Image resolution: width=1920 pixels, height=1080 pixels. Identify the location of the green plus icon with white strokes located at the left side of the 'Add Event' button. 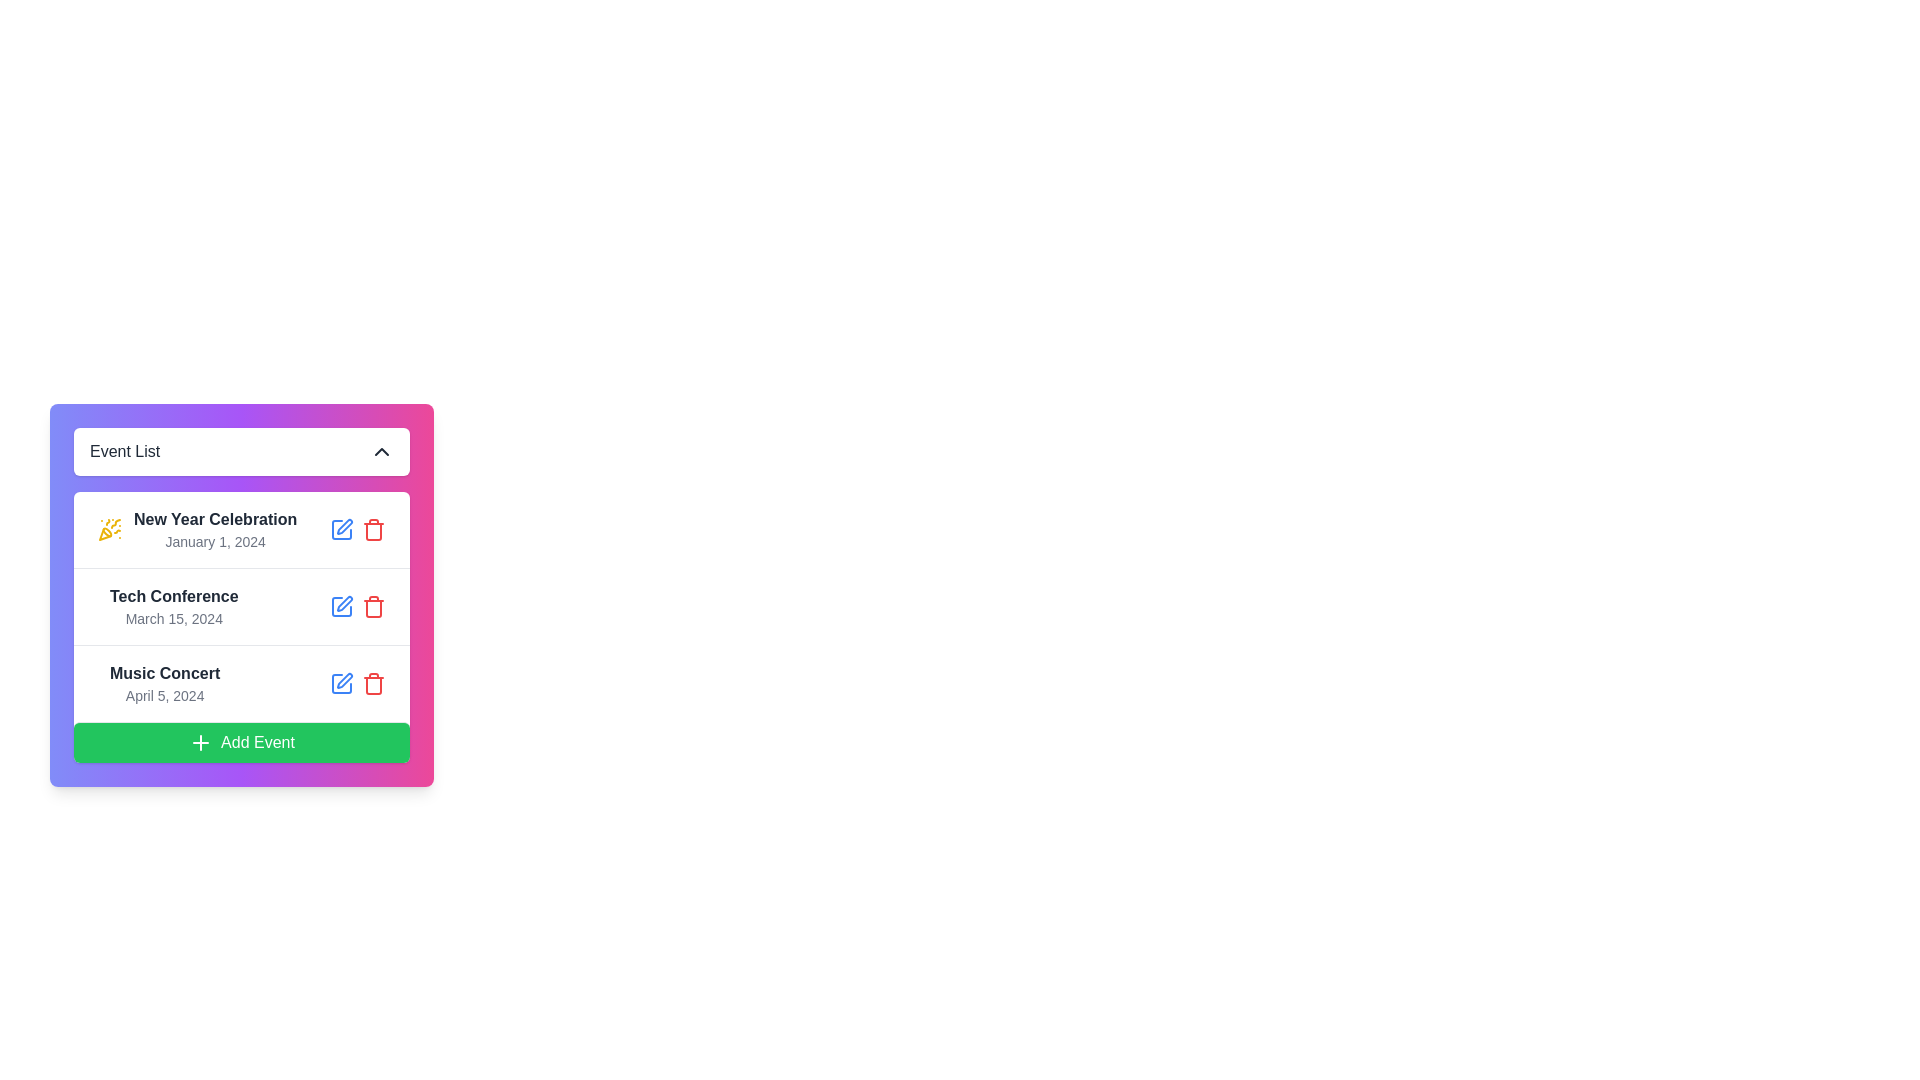
(201, 743).